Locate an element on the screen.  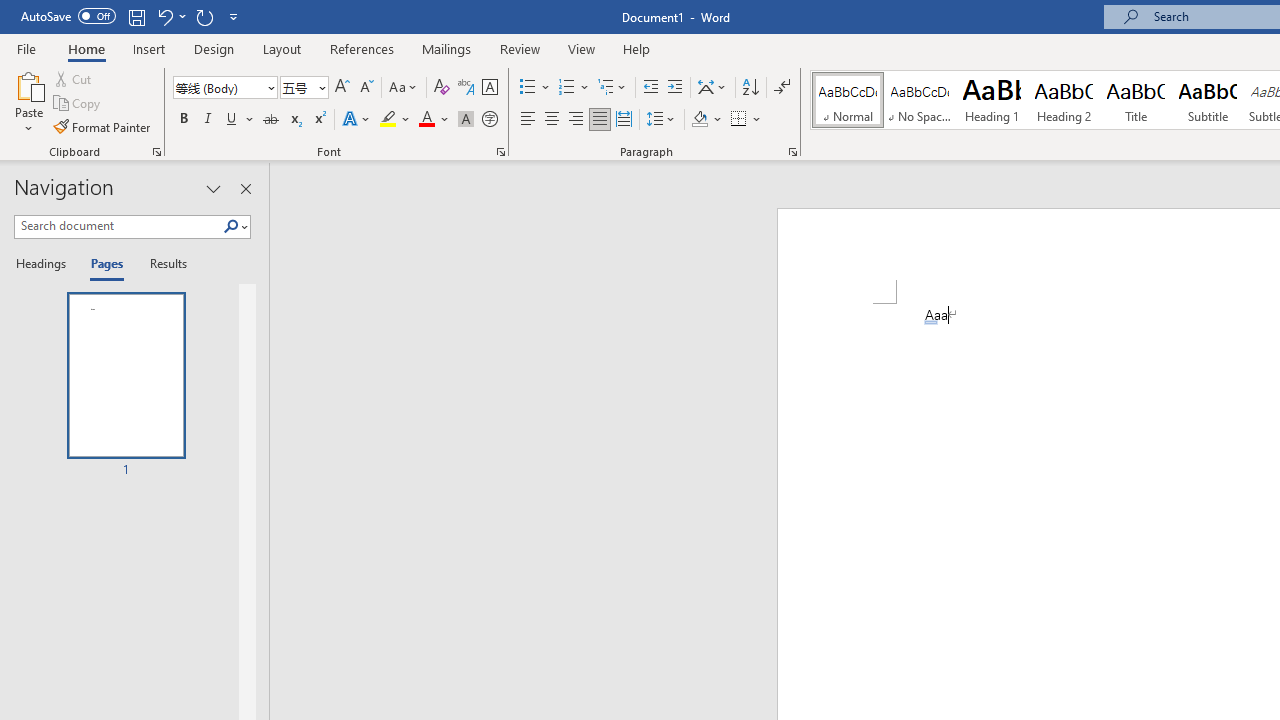
'Underline' is located at coordinates (232, 119).